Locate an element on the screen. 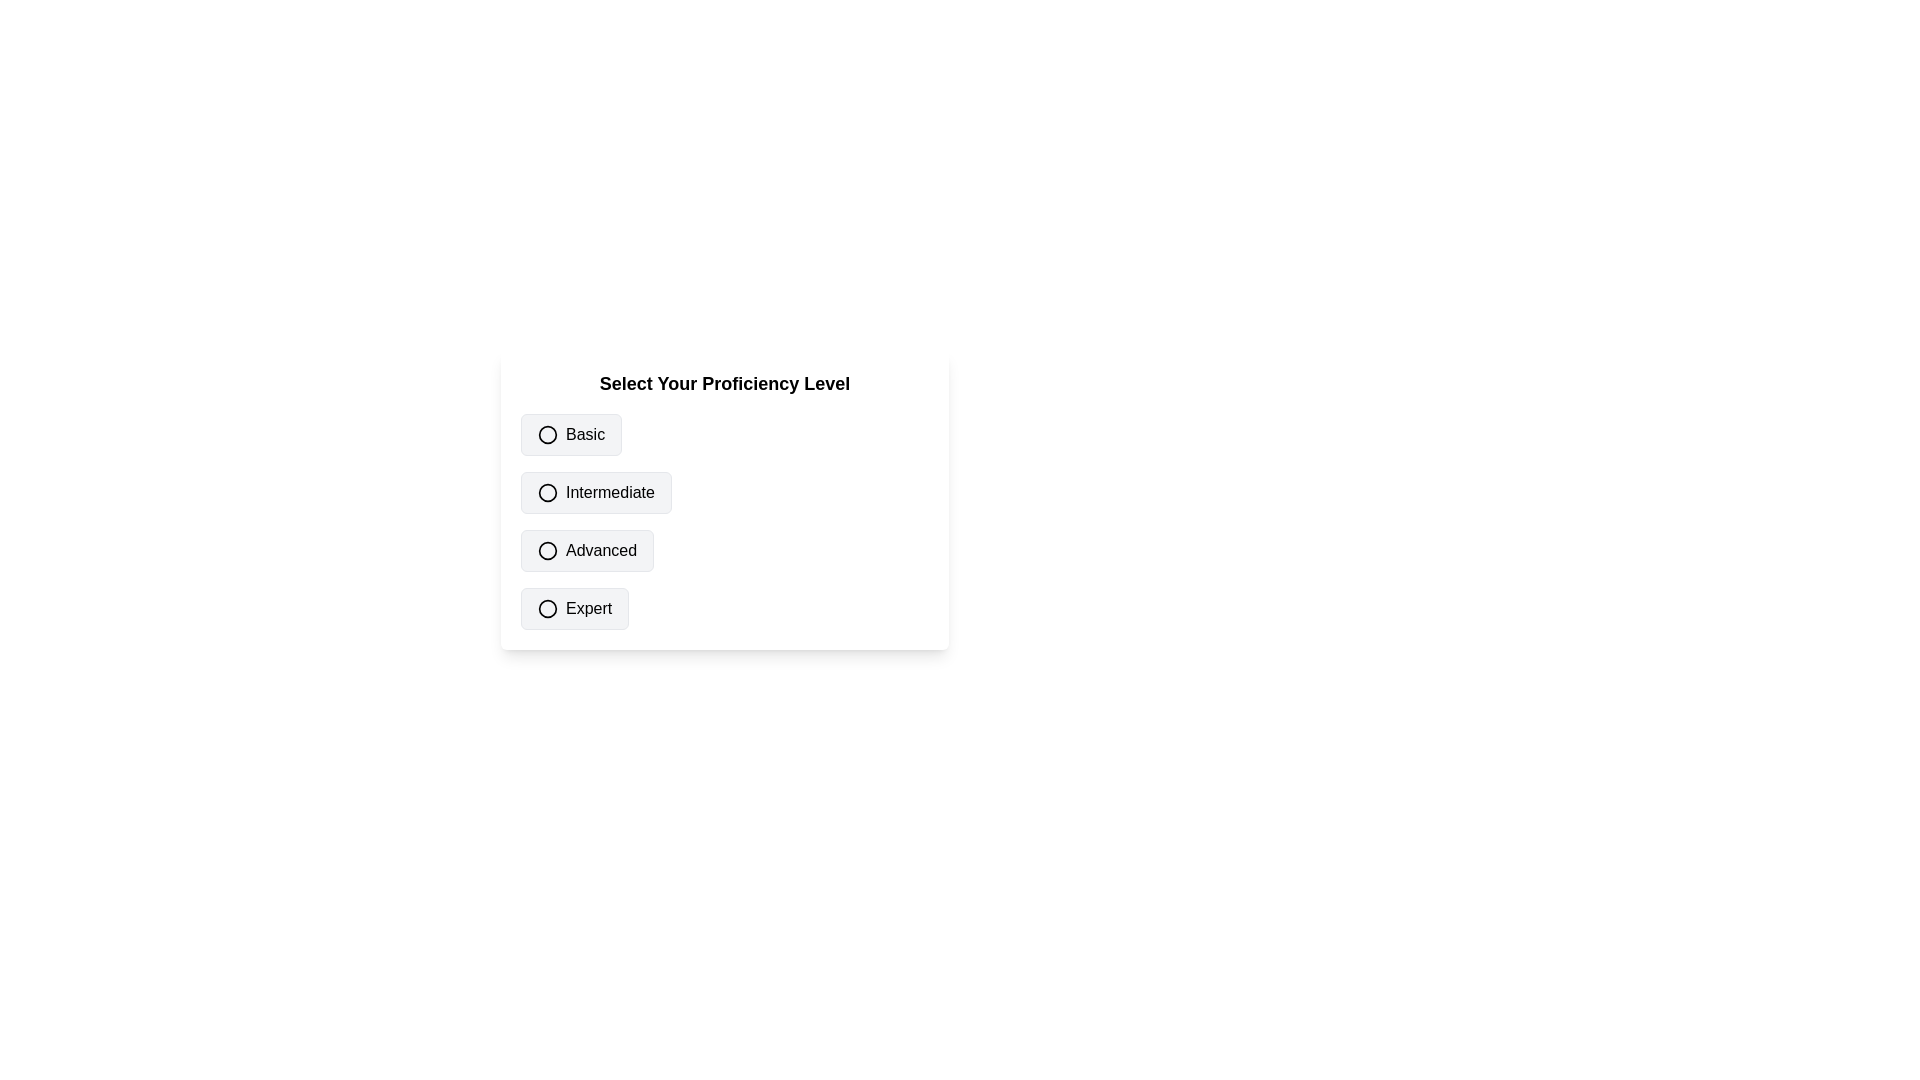 The height and width of the screenshot is (1080, 1920). the radio button for the 'Advanced' option, which is a circular element next to the text 'Advanced' in the proficiency levels list is located at coordinates (547, 551).